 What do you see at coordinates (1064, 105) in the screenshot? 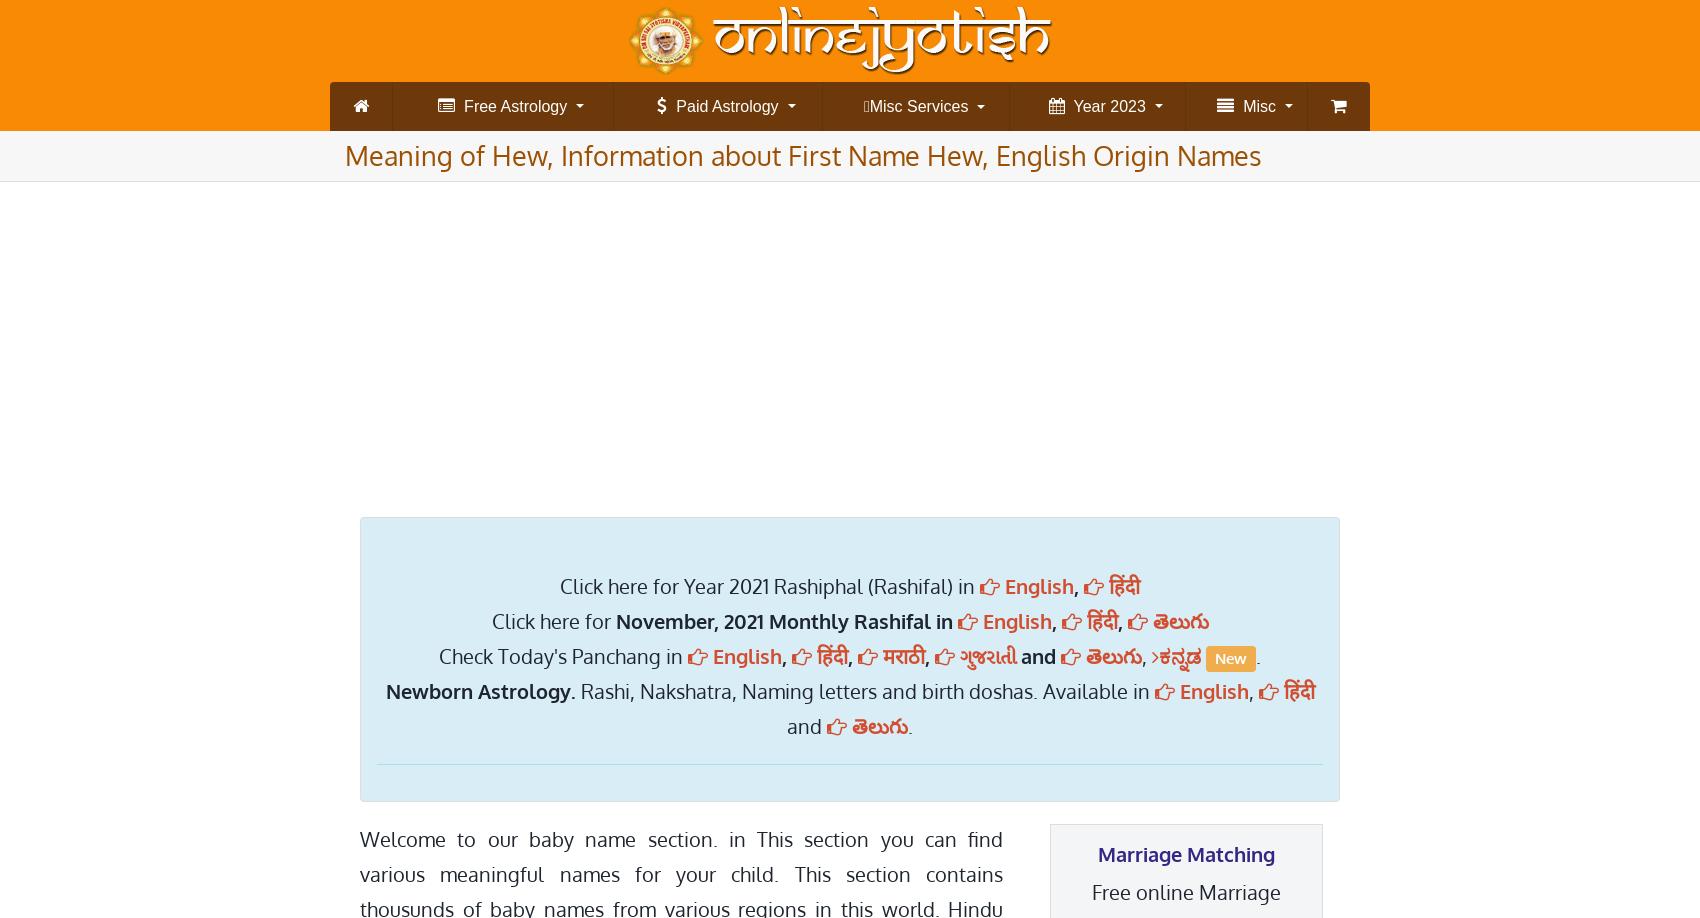
I see `'Year 2023'` at bounding box center [1064, 105].